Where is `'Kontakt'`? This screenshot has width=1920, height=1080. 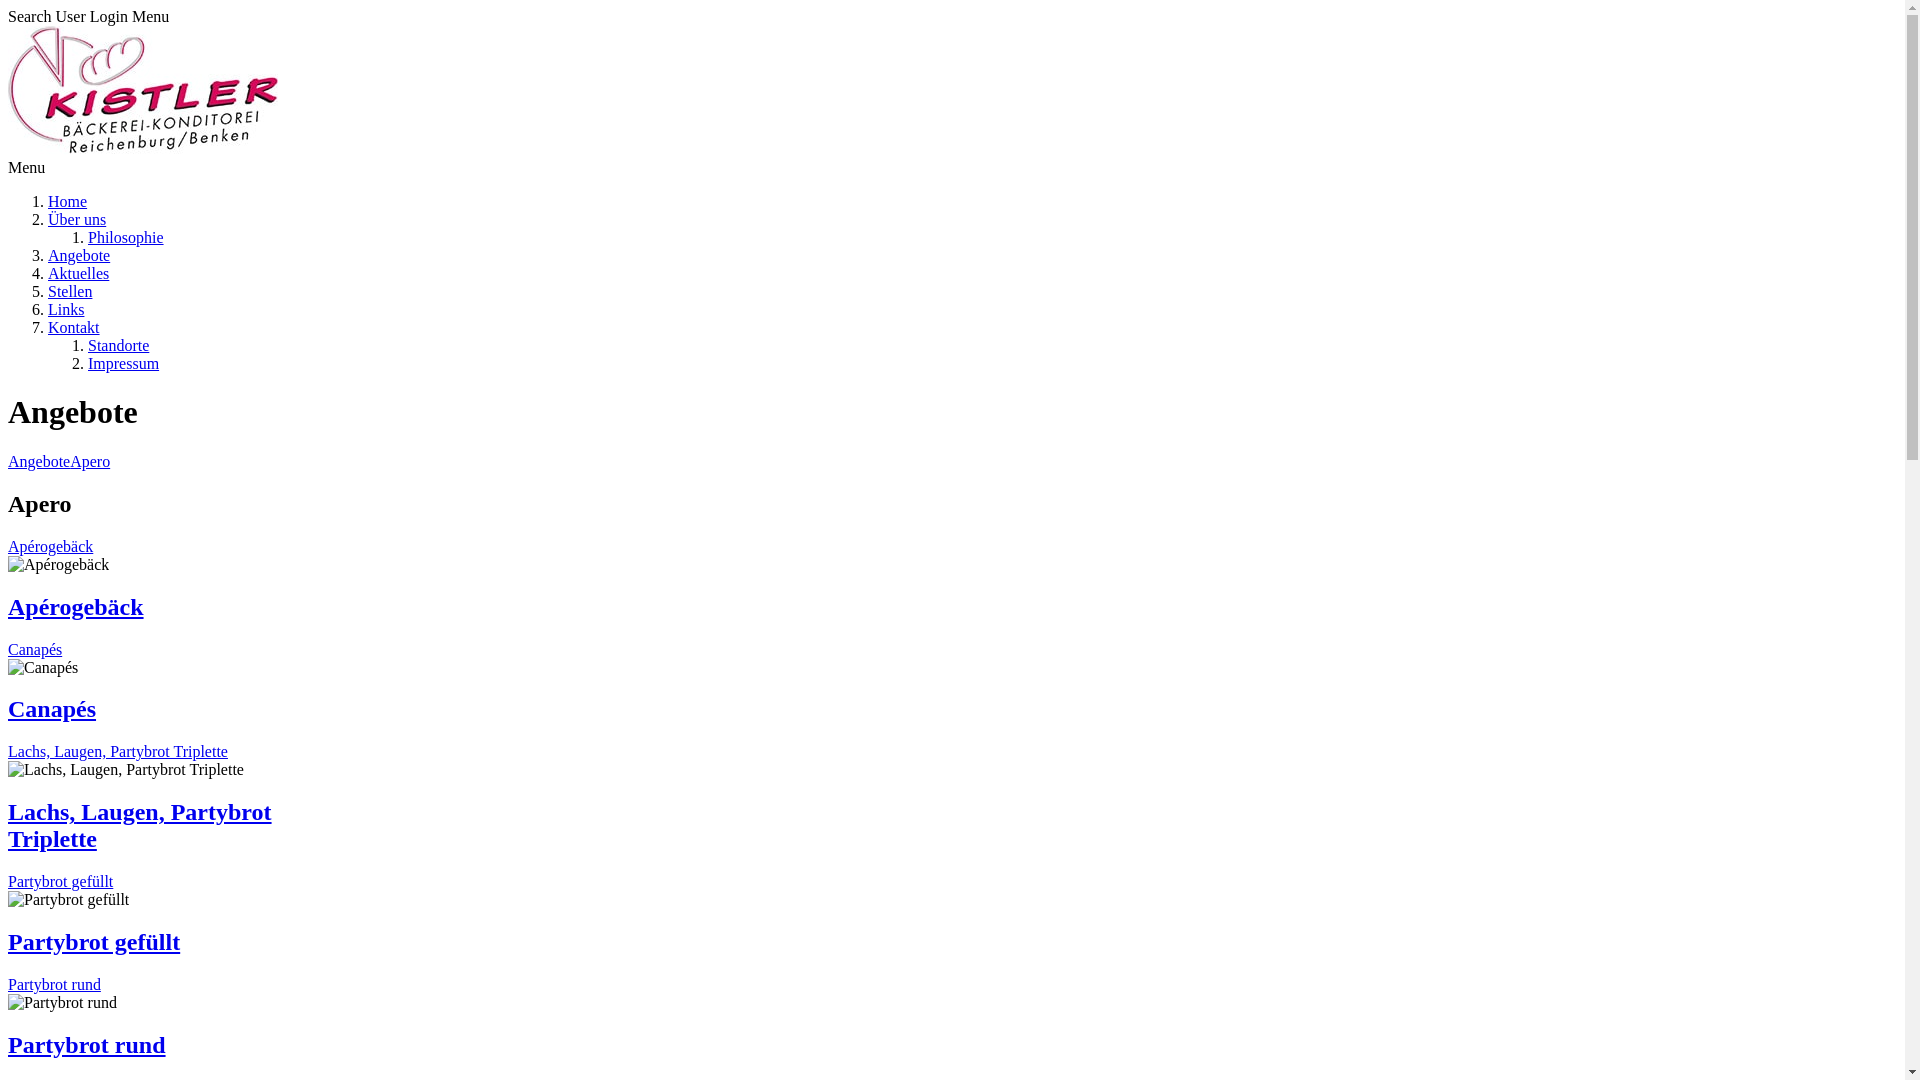 'Kontakt' is located at coordinates (73, 326).